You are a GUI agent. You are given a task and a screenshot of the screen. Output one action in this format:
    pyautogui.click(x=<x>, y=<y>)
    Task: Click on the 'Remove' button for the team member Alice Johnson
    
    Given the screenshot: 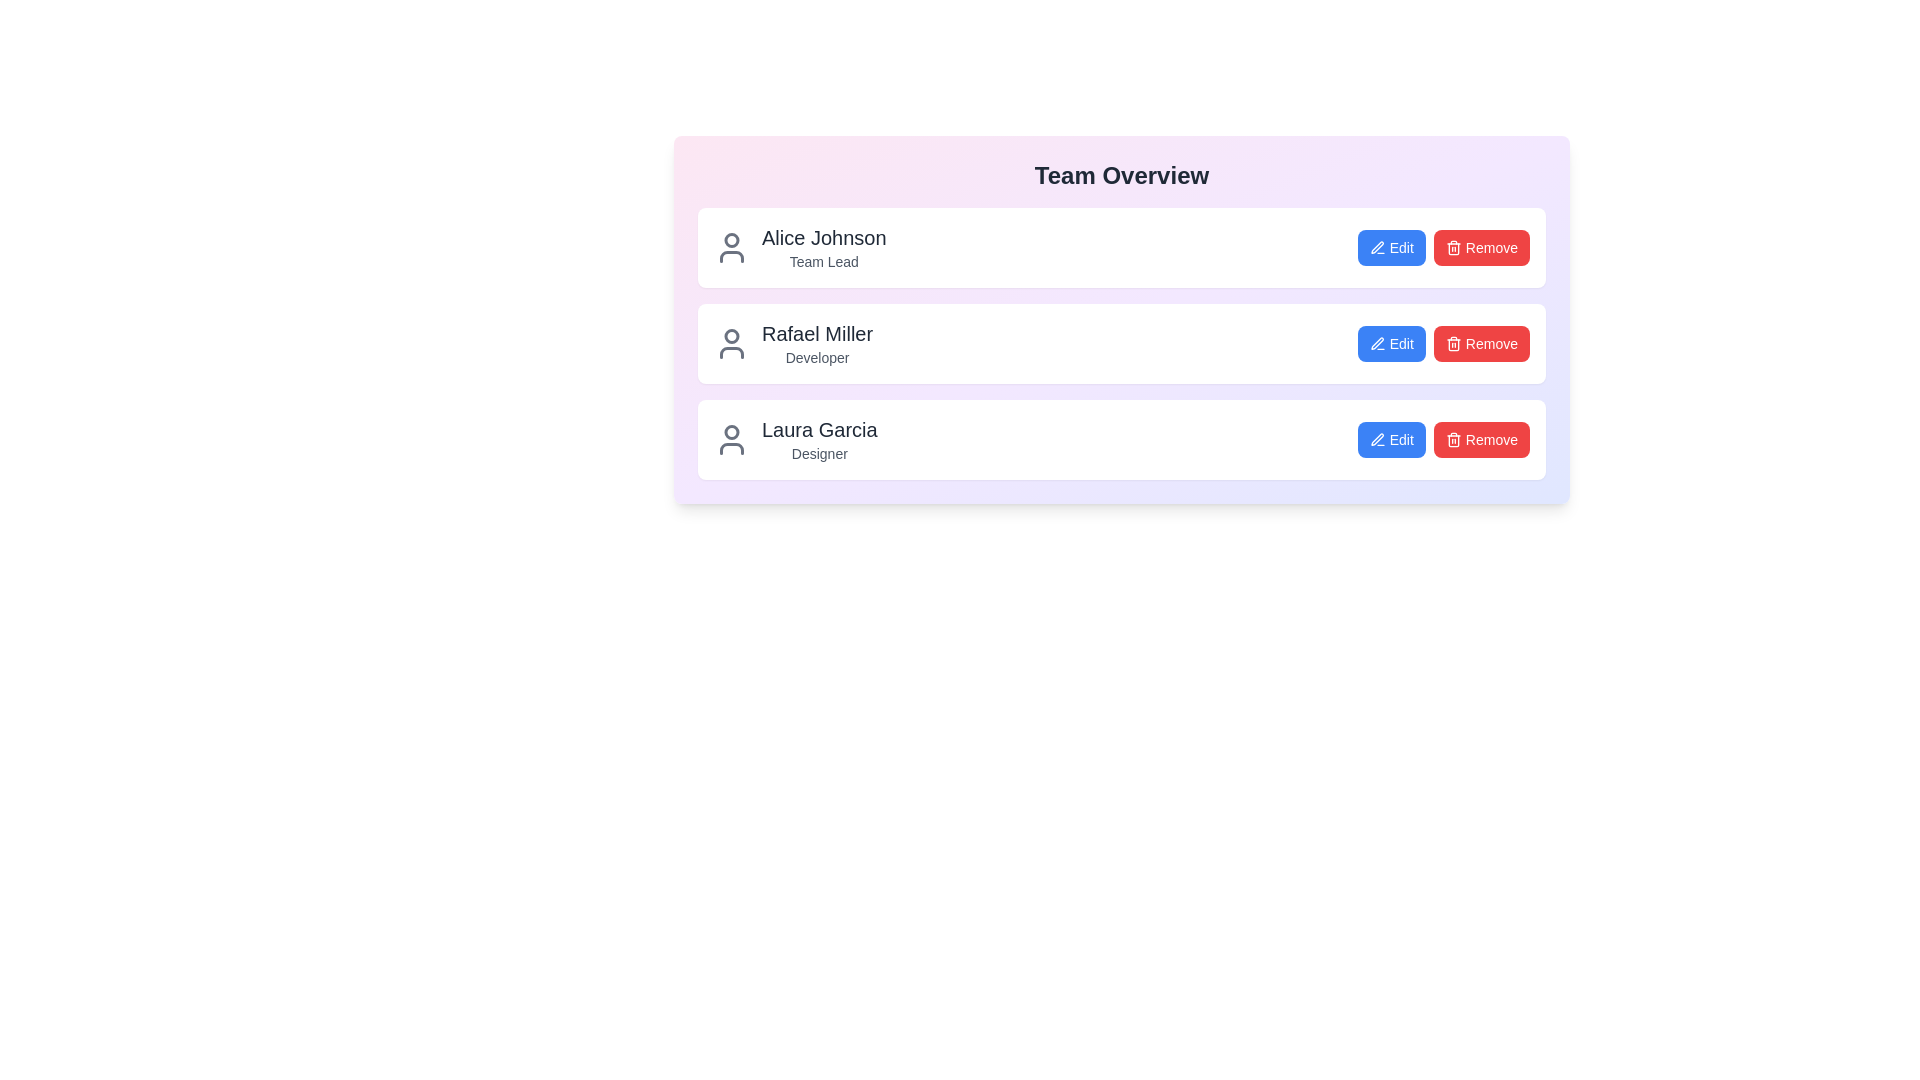 What is the action you would take?
    pyautogui.click(x=1481, y=246)
    